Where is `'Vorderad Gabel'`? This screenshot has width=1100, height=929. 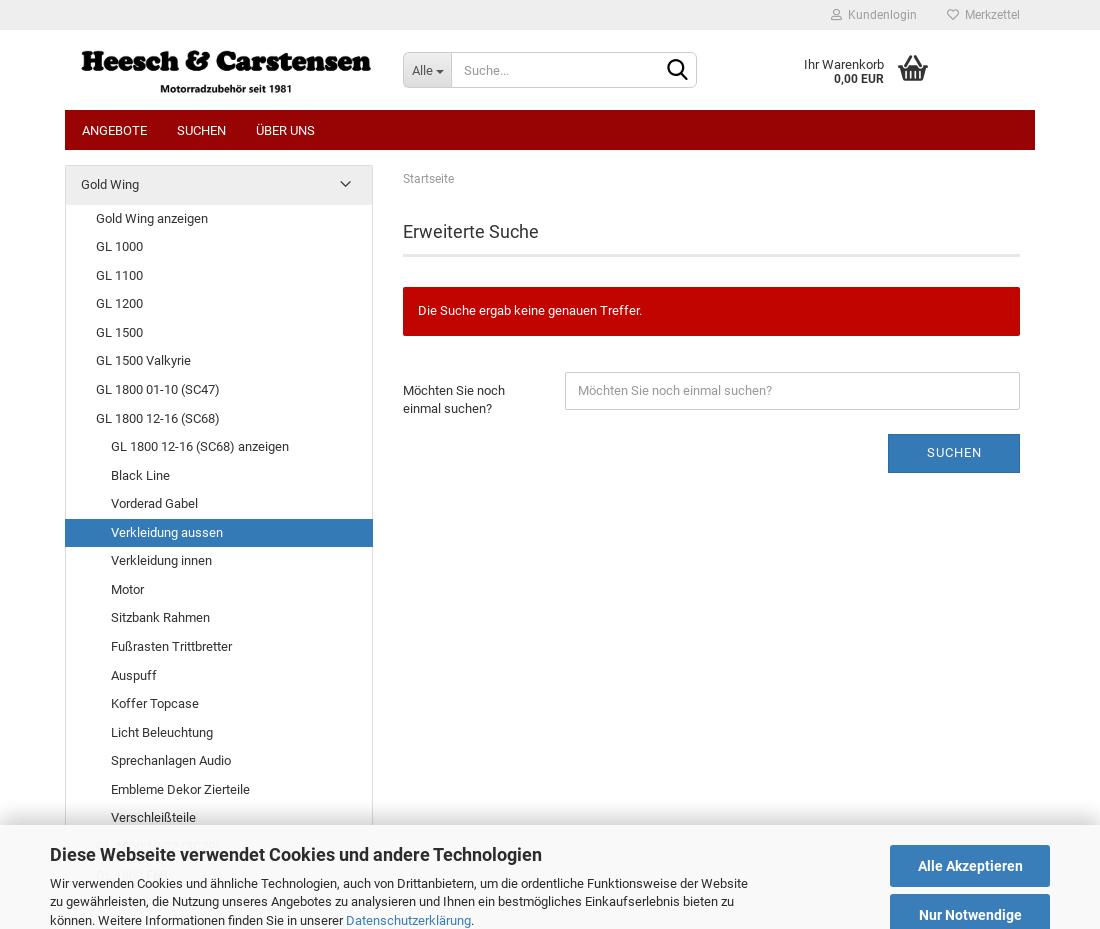
'Vorderad Gabel' is located at coordinates (153, 503).